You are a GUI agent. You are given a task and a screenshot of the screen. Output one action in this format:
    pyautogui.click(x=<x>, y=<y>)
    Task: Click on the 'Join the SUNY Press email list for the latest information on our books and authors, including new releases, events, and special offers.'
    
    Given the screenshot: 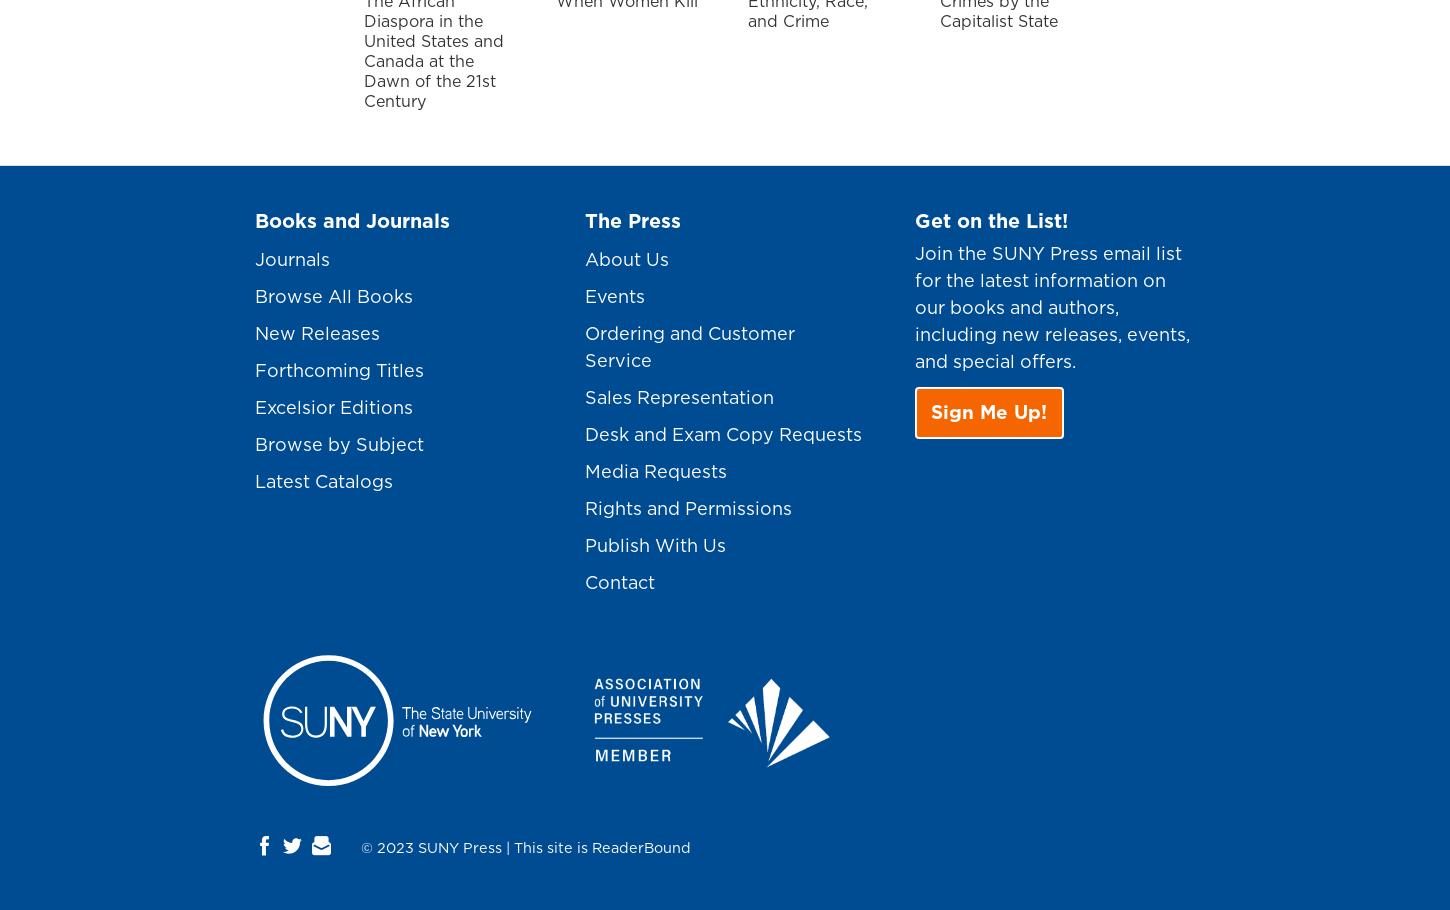 What is the action you would take?
    pyautogui.click(x=1052, y=307)
    